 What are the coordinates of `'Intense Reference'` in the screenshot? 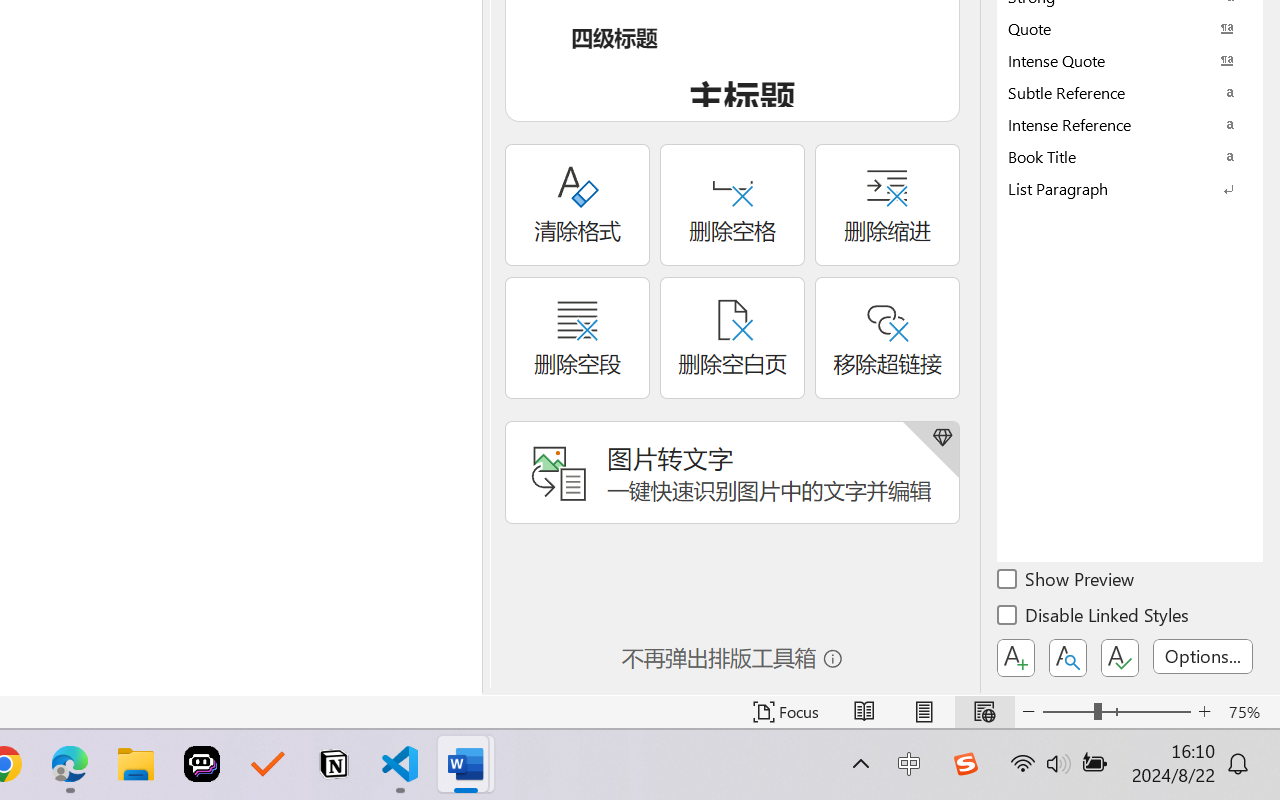 It's located at (1130, 123).